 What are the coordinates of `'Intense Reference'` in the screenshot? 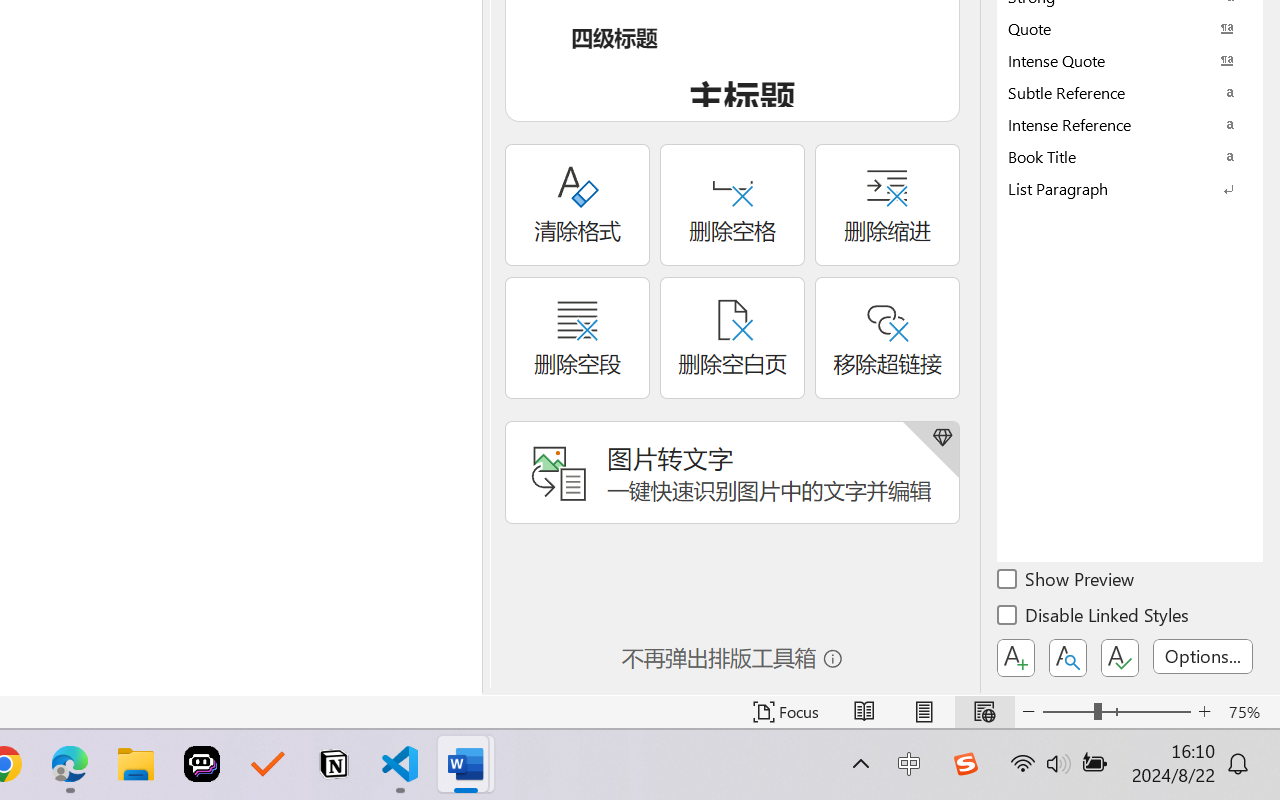 It's located at (1130, 123).